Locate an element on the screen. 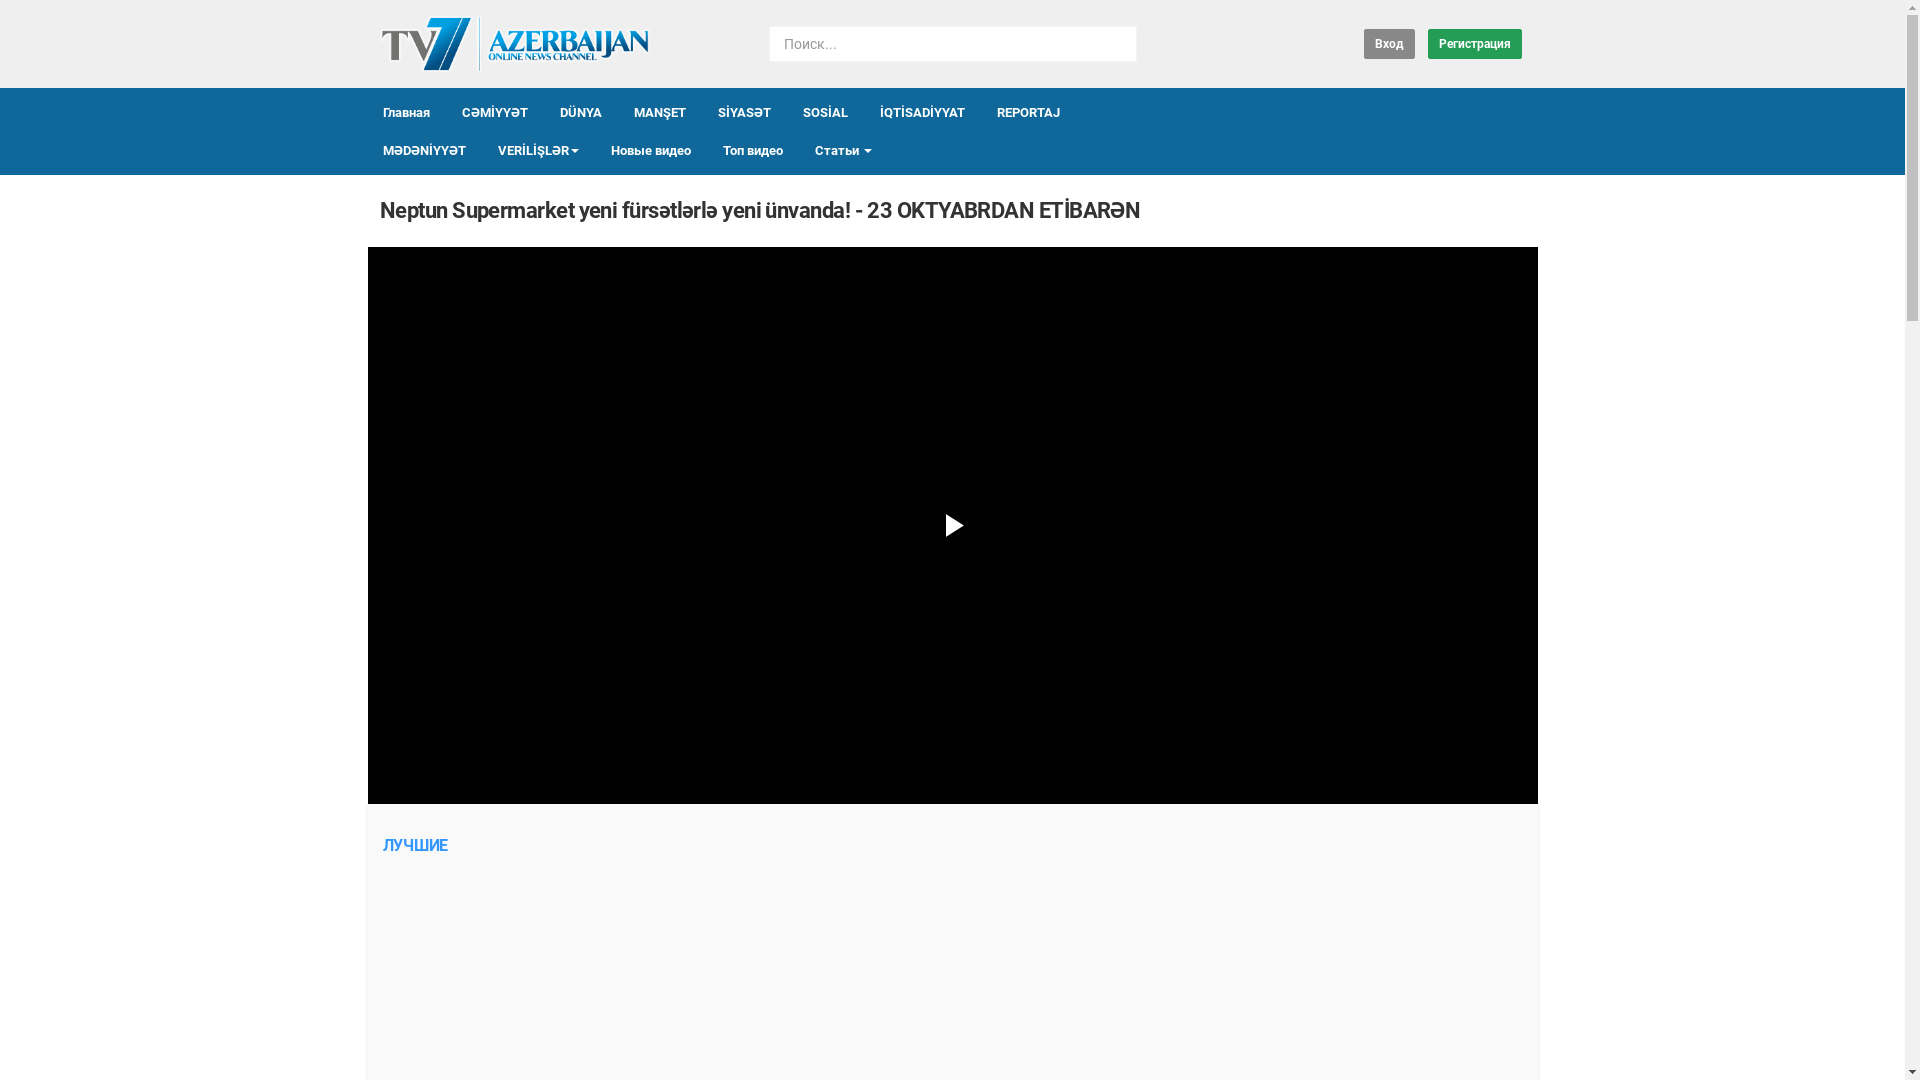 The image size is (1920, 1080). 'REPORTAJ' is located at coordinates (1028, 113).